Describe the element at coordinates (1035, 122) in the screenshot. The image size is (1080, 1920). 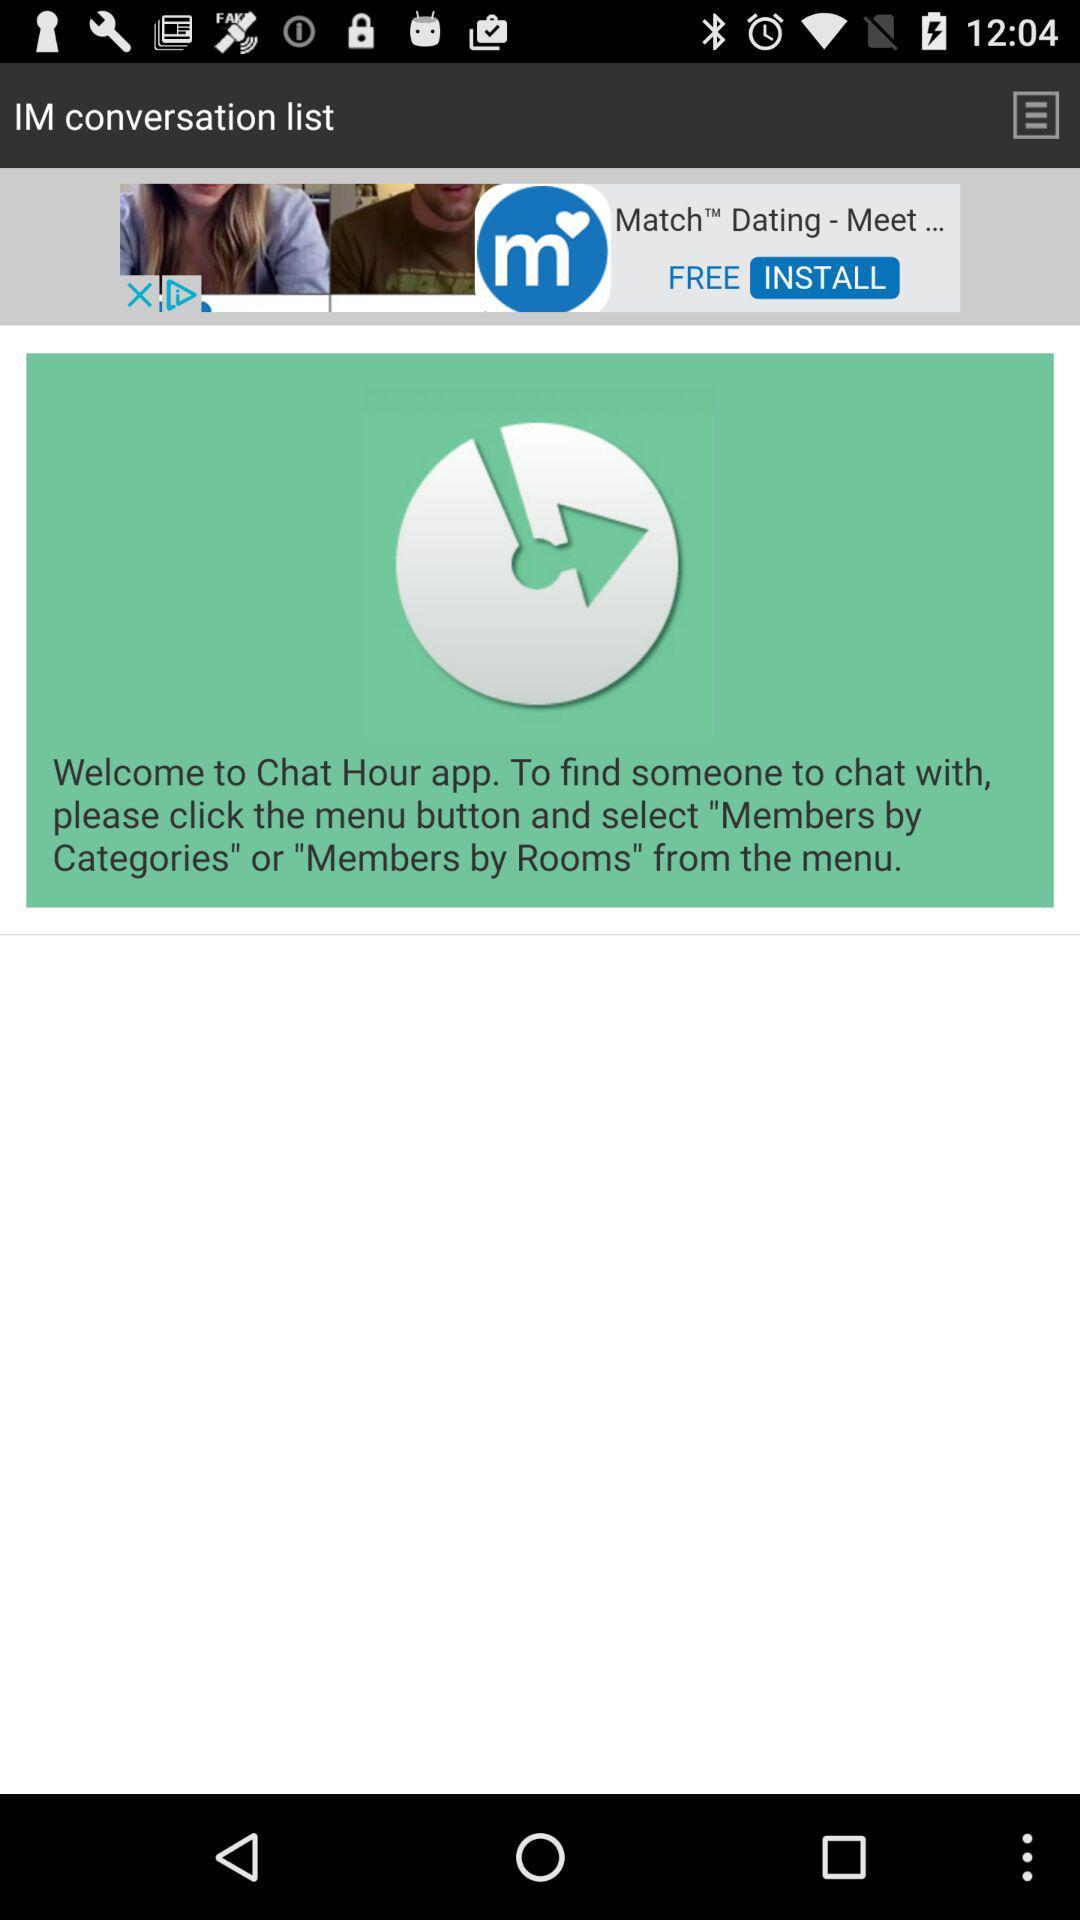
I see `the menu icon` at that location.